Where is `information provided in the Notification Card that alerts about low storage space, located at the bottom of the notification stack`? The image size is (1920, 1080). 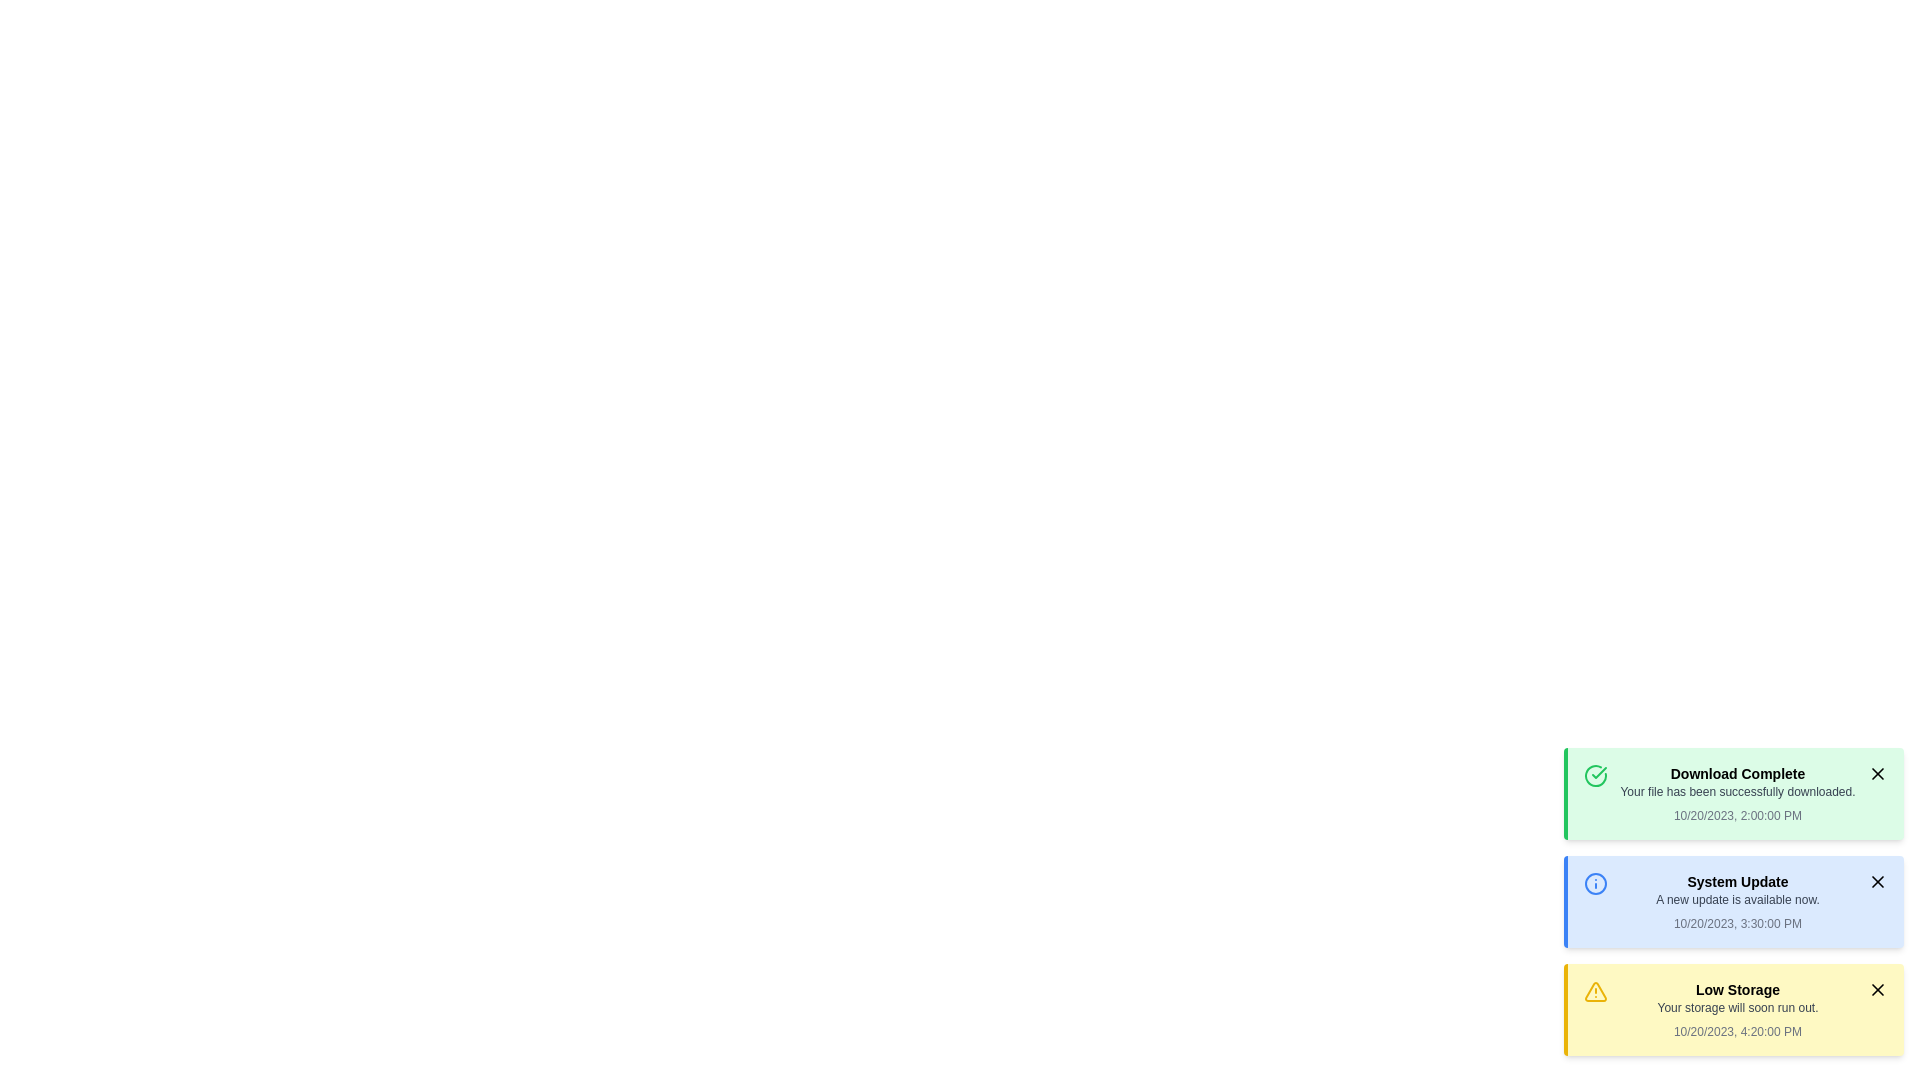 information provided in the Notification Card that alerts about low storage space, located at the bottom of the notification stack is located at coordinates (1736, 1010).